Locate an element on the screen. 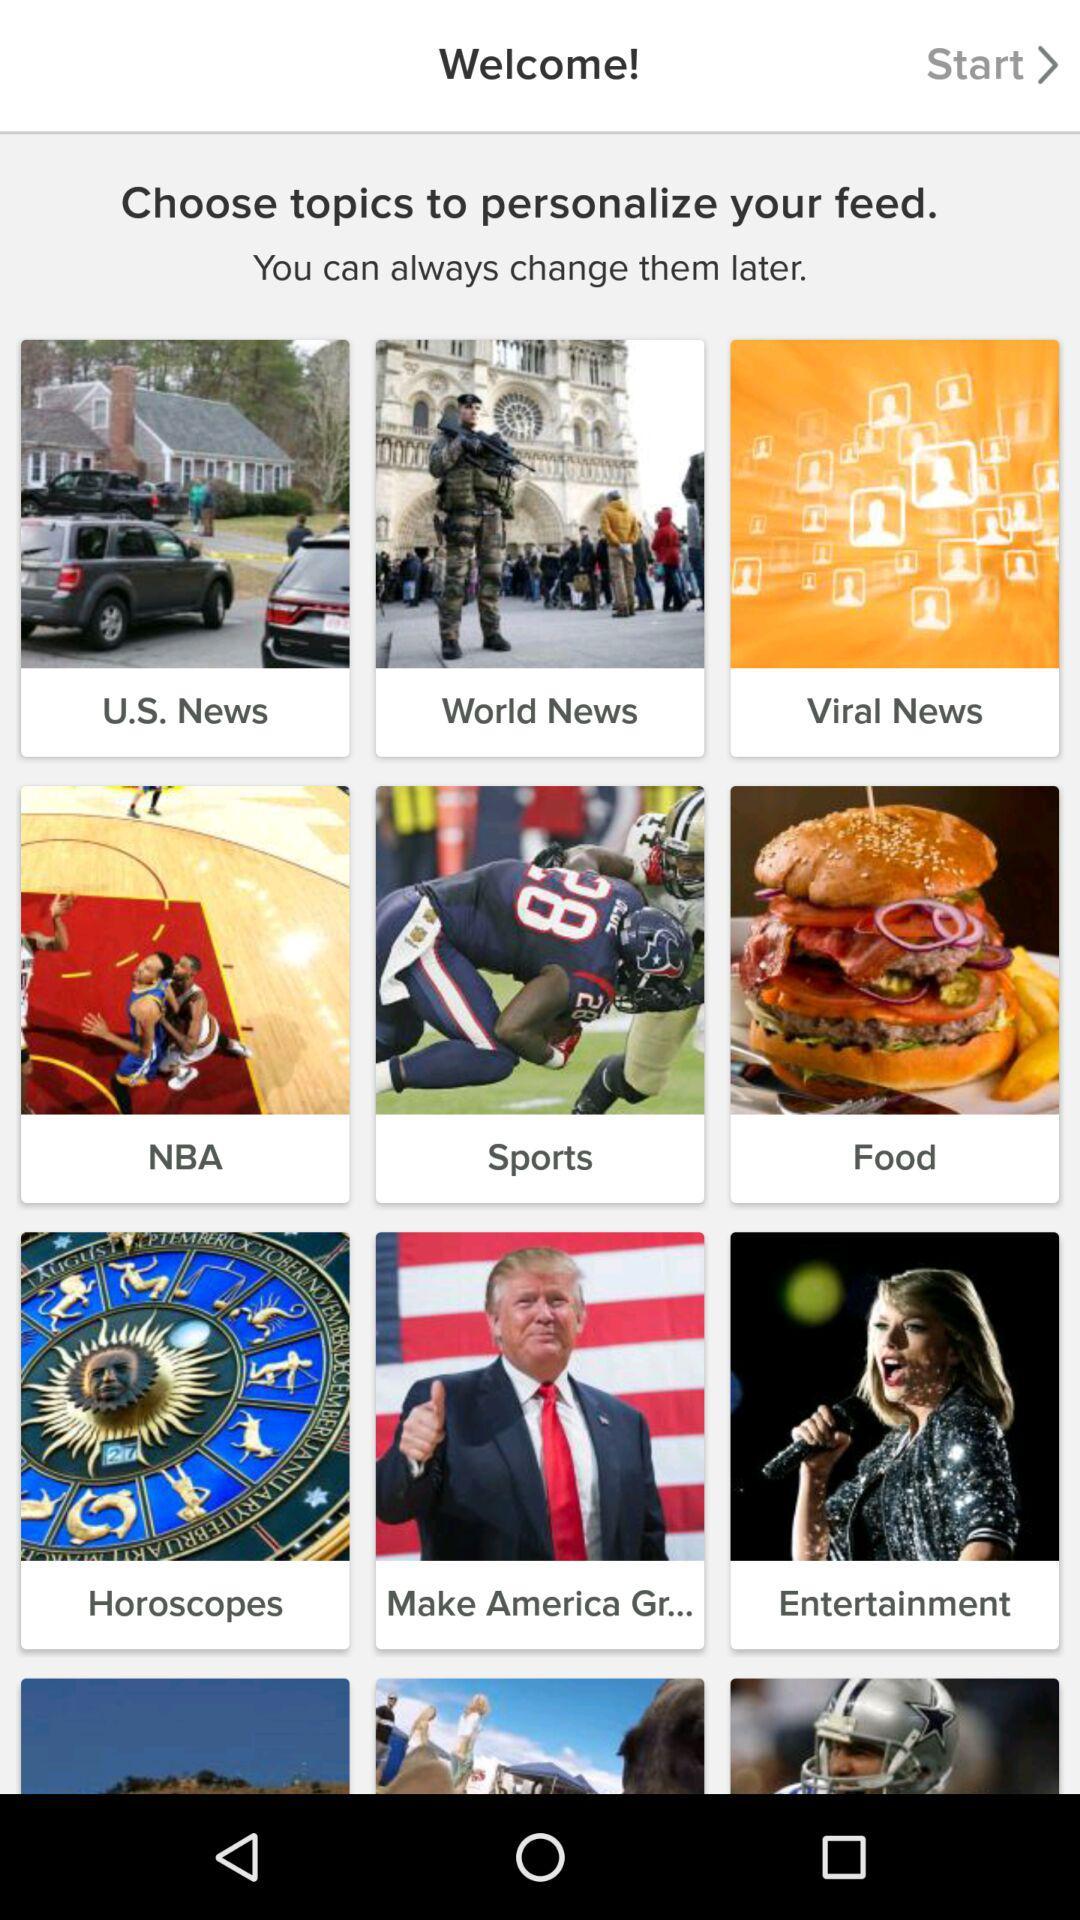  the ninth image is located at coordinates (893, 1395).